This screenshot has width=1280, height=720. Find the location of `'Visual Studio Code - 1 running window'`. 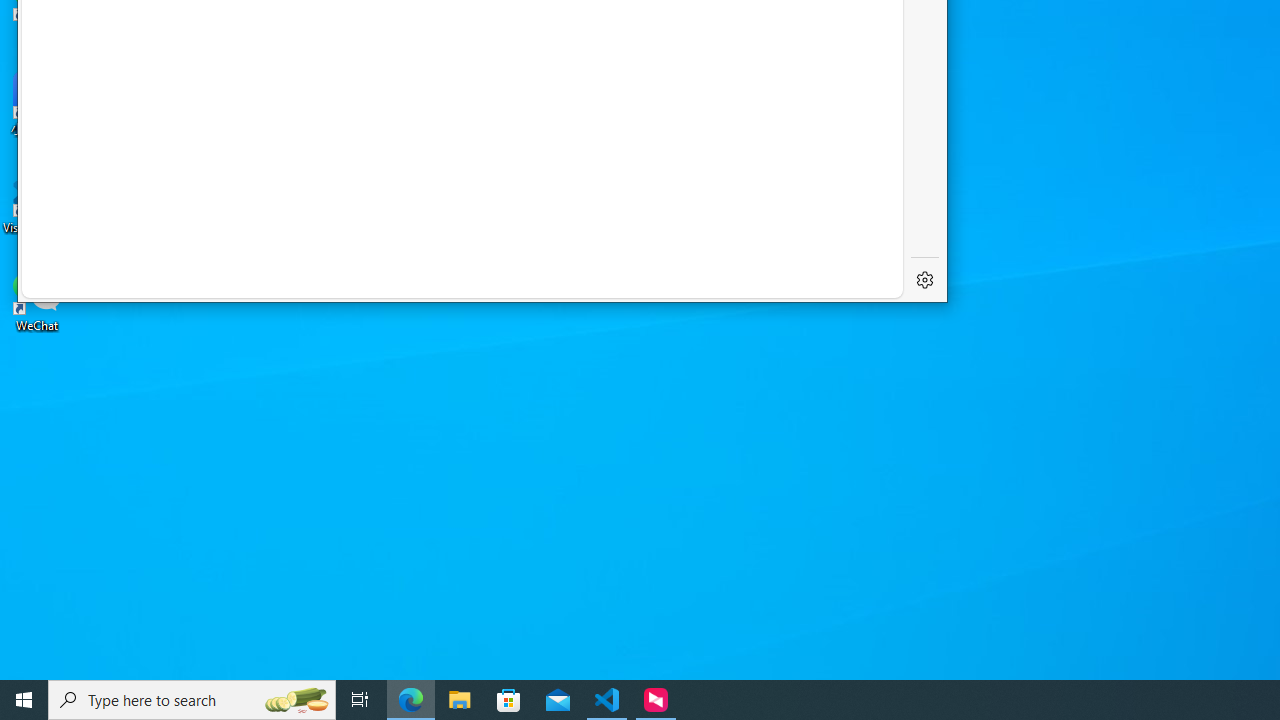

'Visual Studio Code - 1 running window' is located at coordinates (606, 698).